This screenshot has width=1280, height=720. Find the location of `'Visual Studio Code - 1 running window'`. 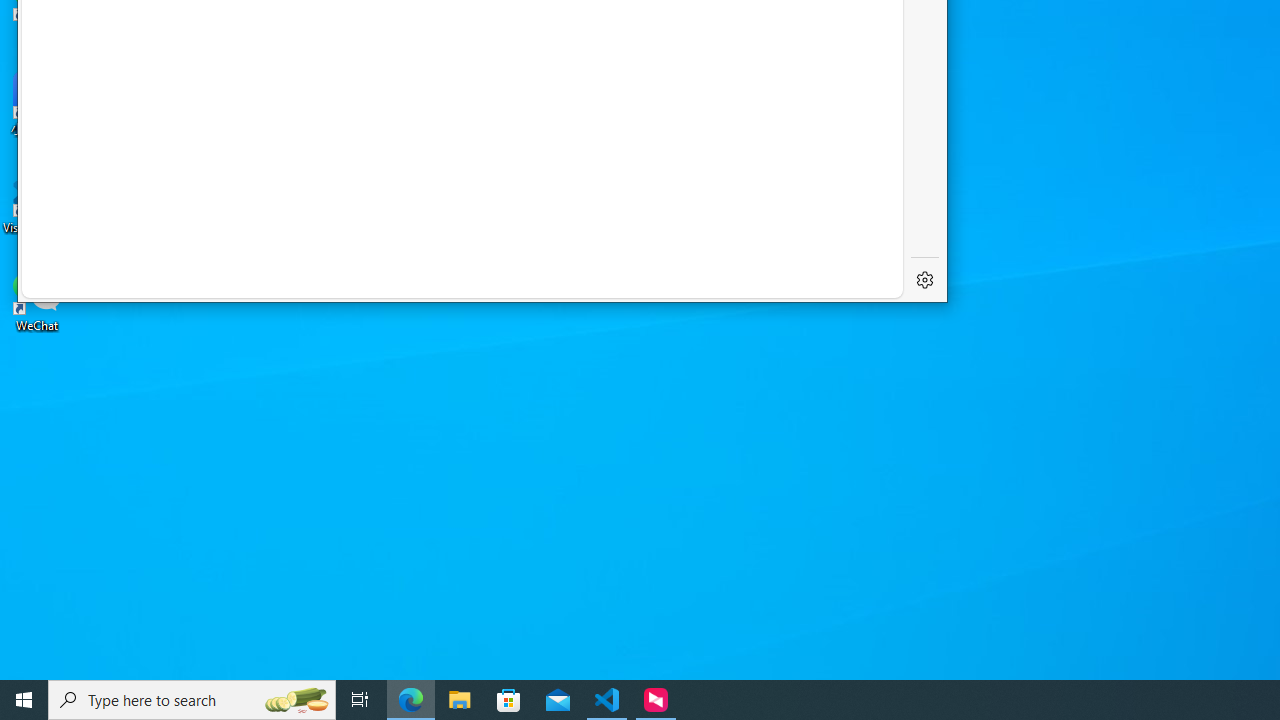

'Visual Studio Code - 1 running window' is located at coordinates (606, 698).